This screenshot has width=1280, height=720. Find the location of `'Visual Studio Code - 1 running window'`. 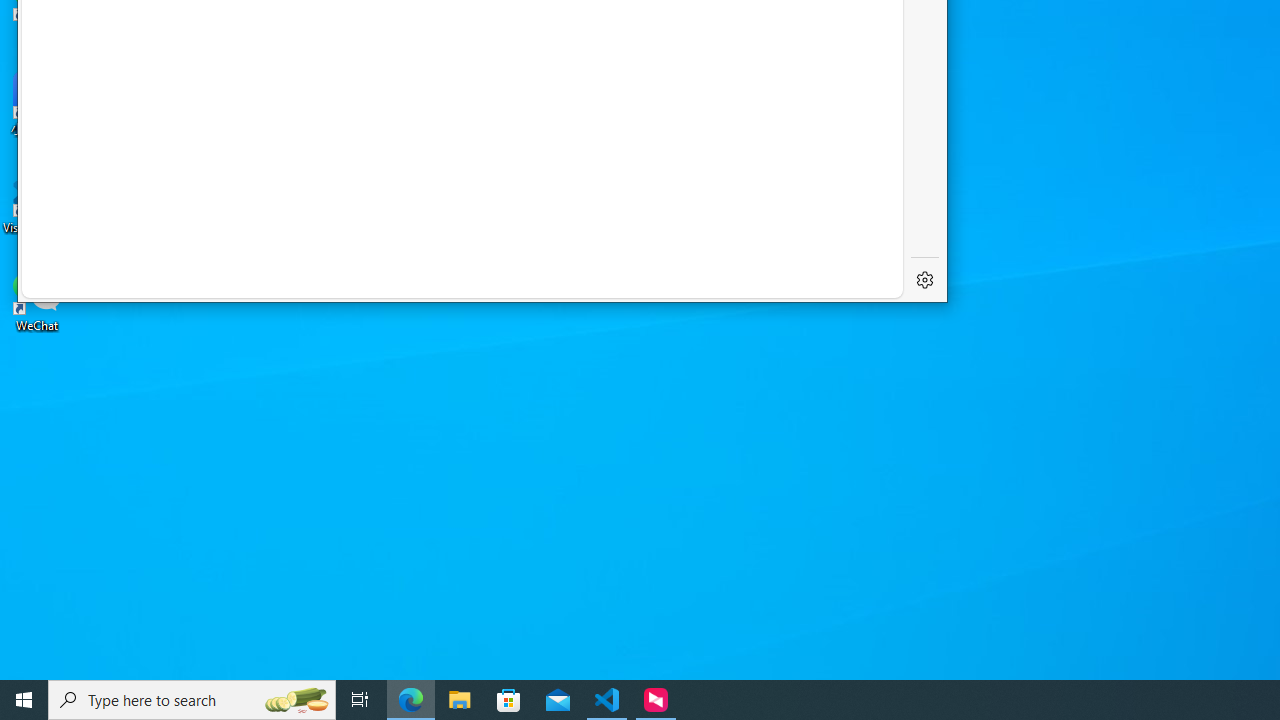

'Visual Studio Code - 1 running window' is located at coordinates (606, 698).